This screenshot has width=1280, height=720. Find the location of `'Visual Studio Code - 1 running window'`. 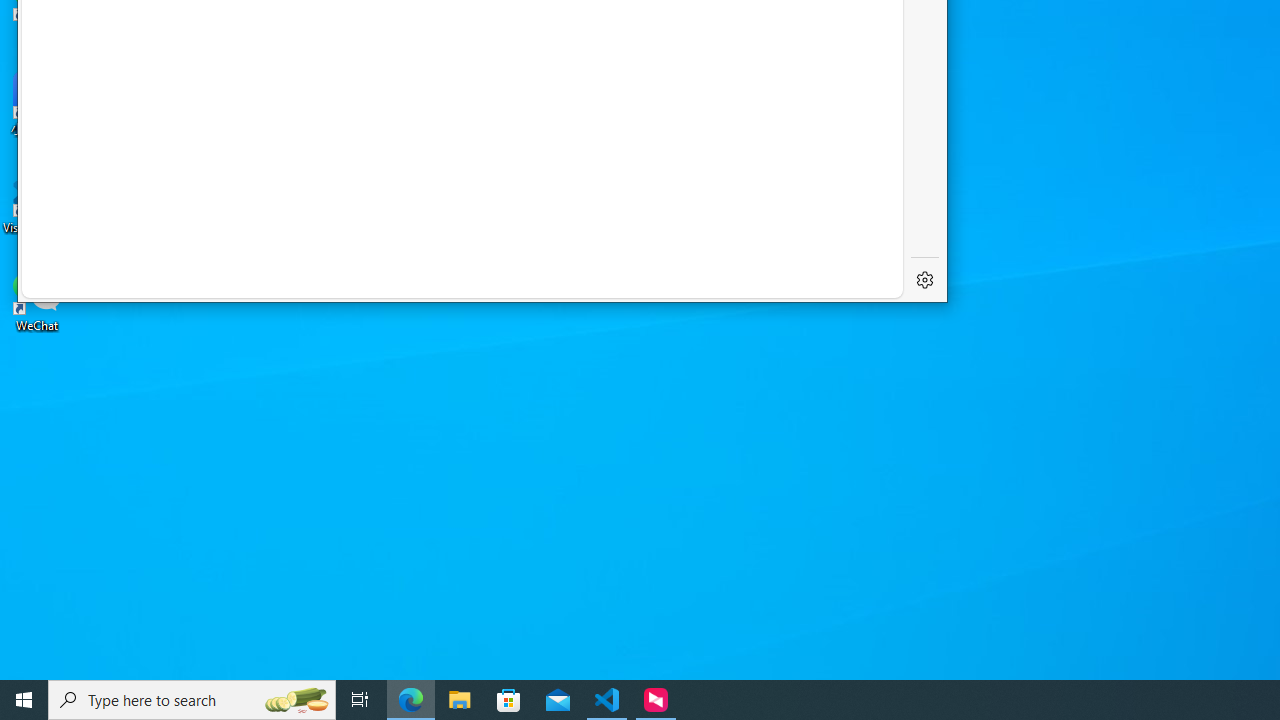

'Visual Studio Code - 1 running window' is located at coordinates (606, 698).